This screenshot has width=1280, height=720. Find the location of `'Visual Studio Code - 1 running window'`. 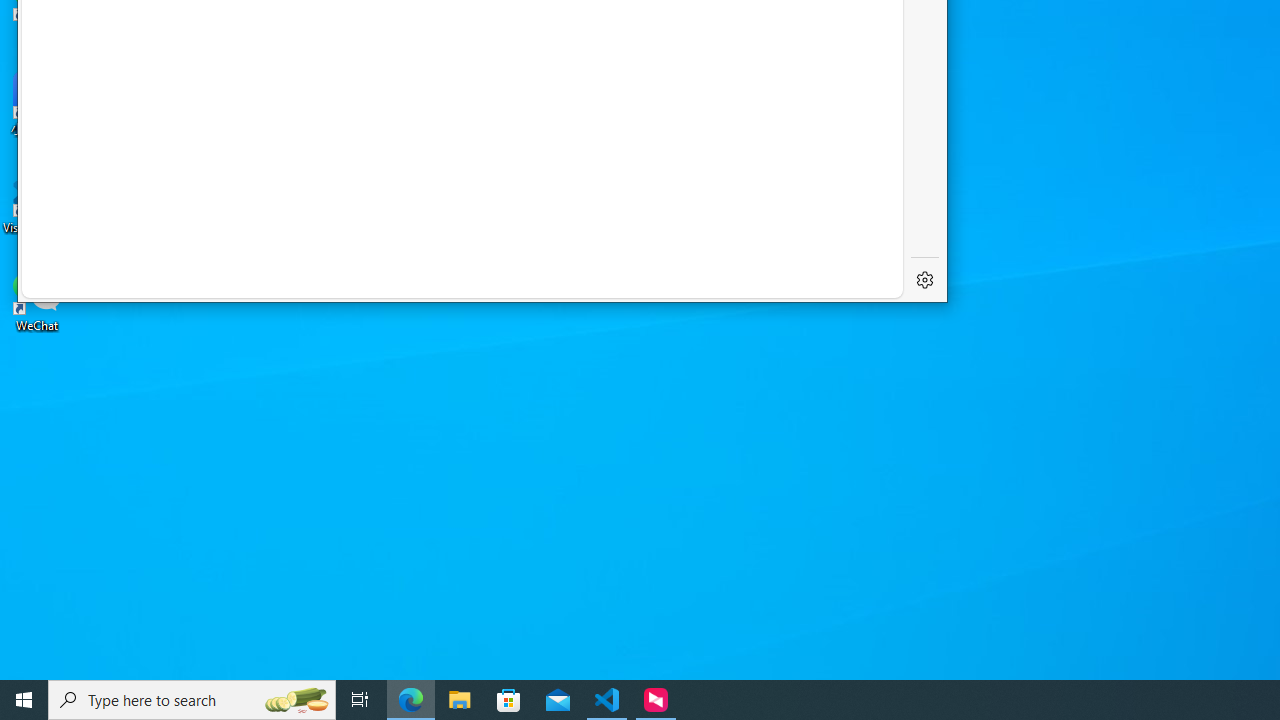

'Visual Studio Code - 1 running window' is located at coordinates (606, 698).